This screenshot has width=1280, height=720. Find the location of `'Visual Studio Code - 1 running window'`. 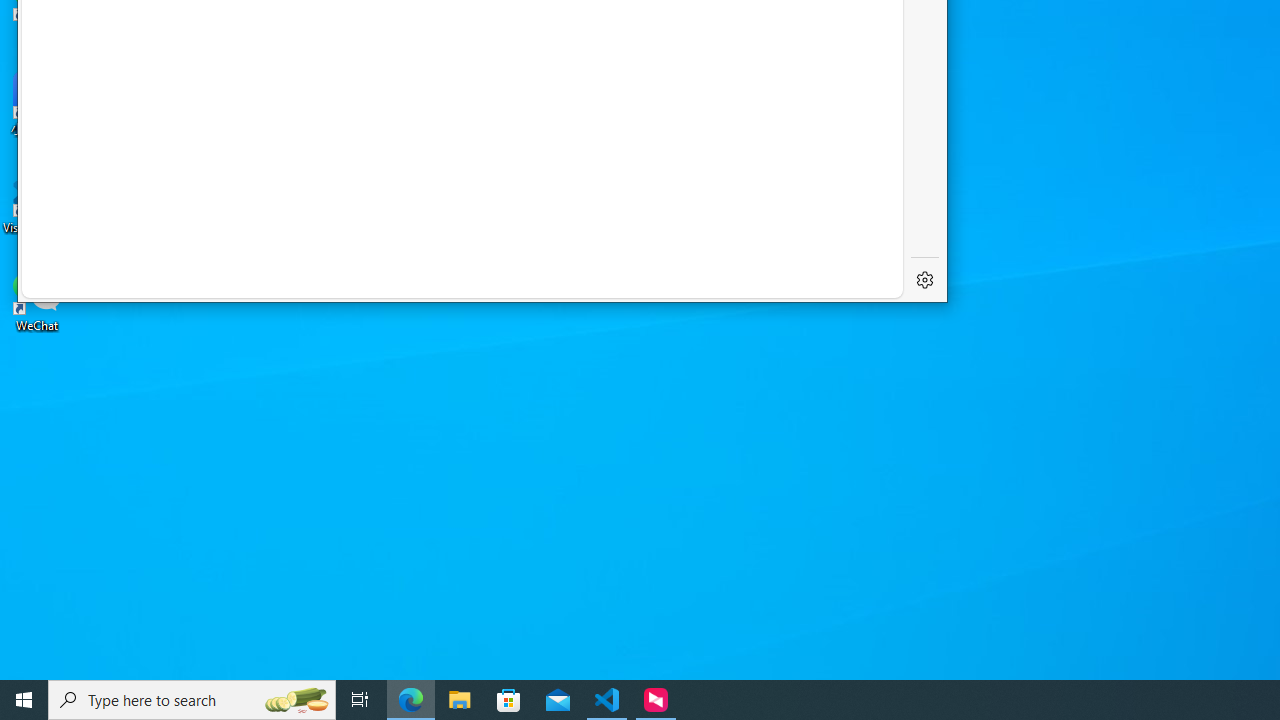

'Visual Studio Code - 1 running window' is located at coordinates (606, 698).